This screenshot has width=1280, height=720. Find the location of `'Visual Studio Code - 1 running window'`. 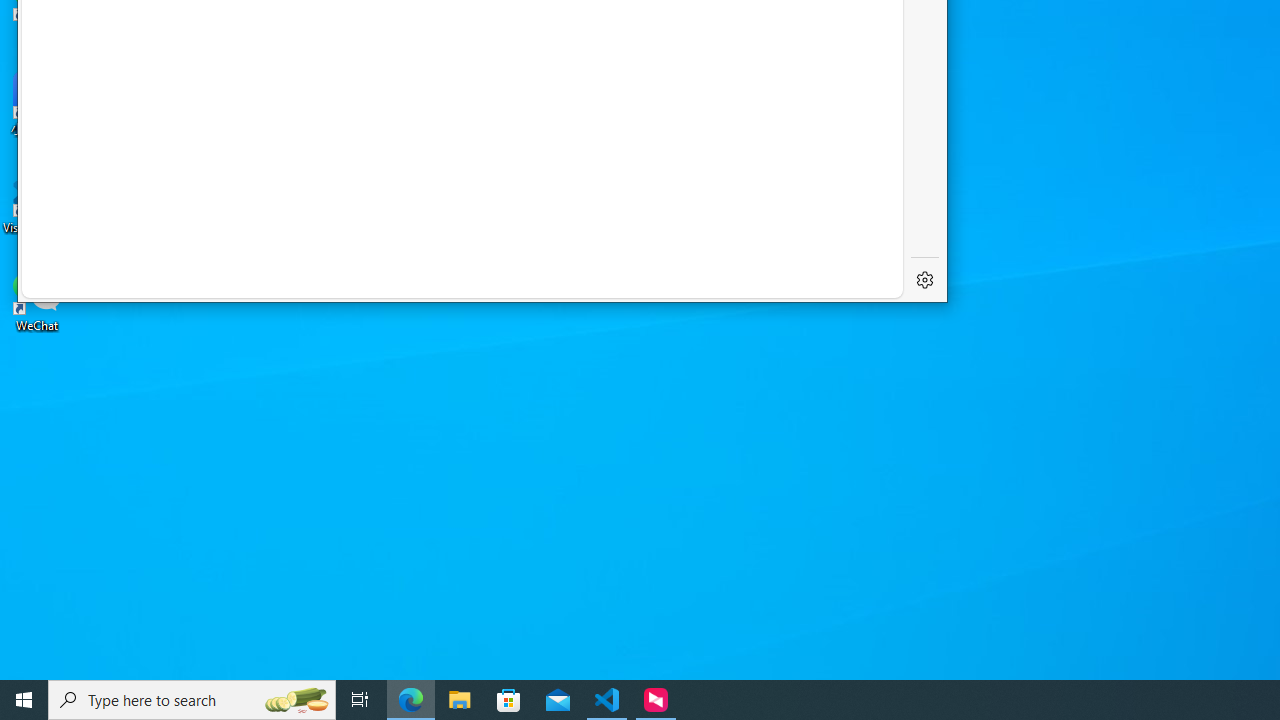

'Visual Studio Code - 1 running window' is located at coordinates (606, 698).